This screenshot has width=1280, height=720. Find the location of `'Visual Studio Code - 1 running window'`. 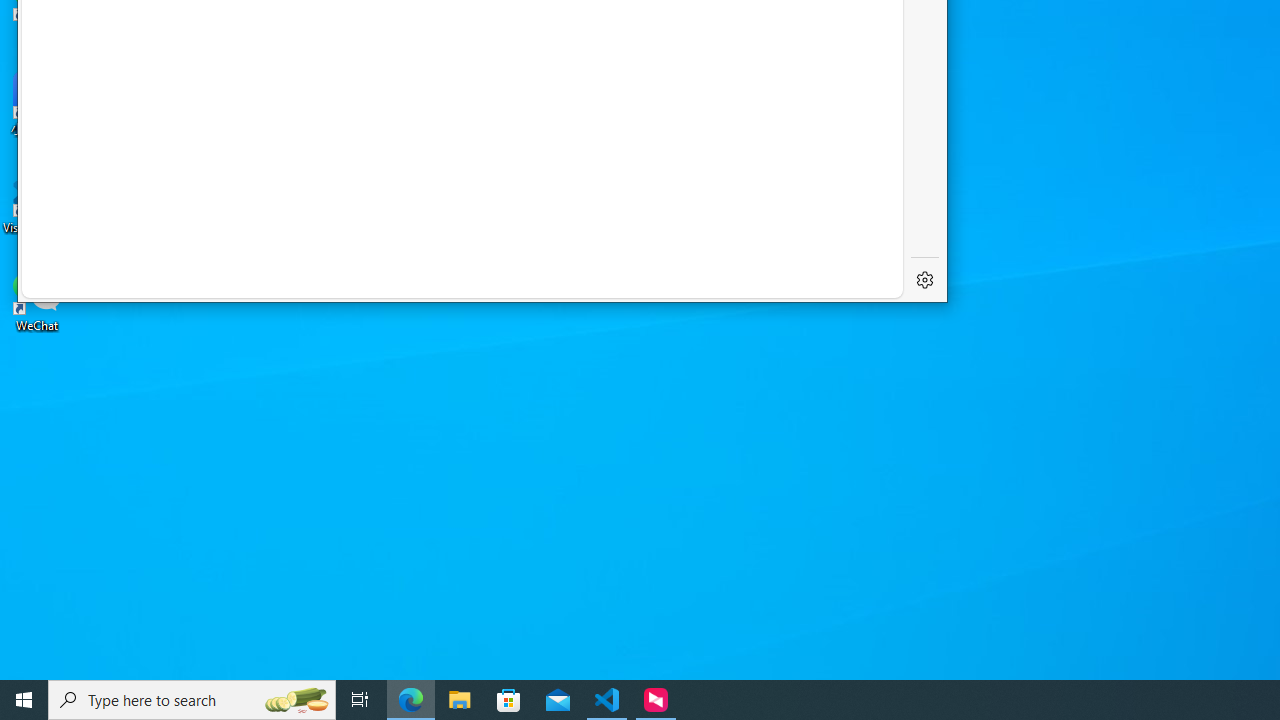

'Visual Studio Code - 1 running window' is located at coordinates (606, 698).